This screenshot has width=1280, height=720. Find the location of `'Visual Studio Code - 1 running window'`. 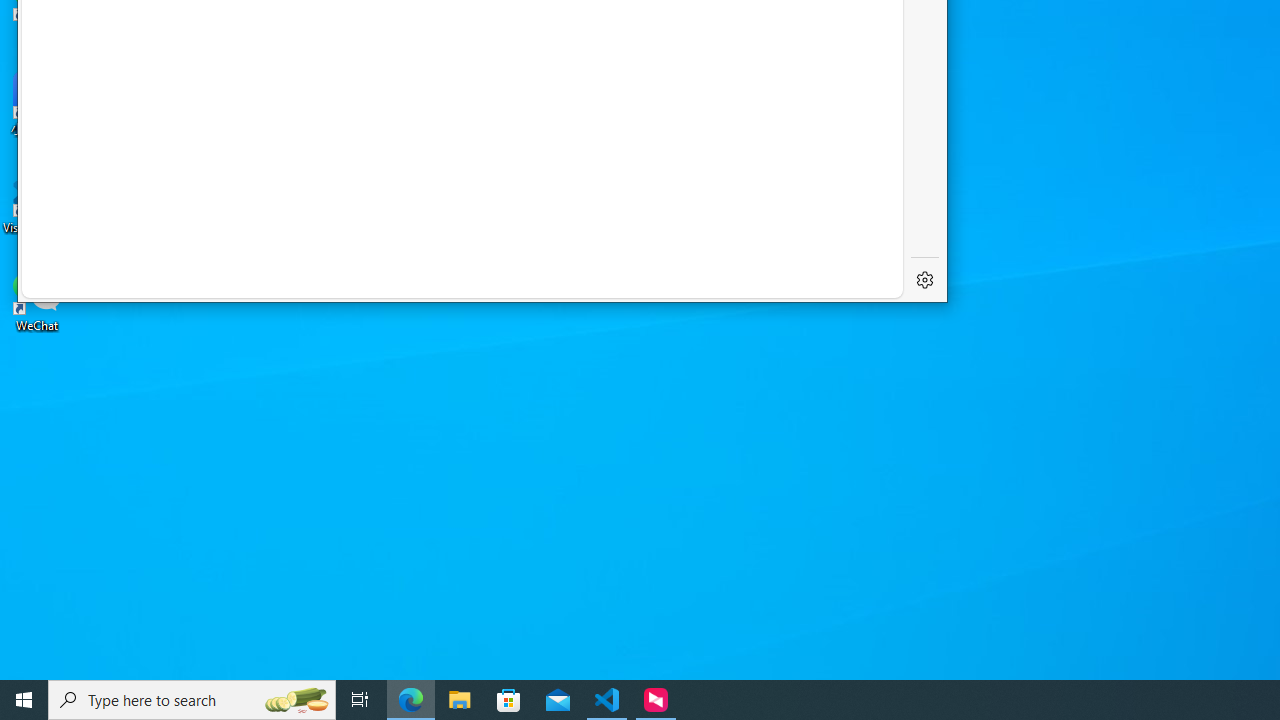

'Visual Studio Code - 1 running window' is located at coordinates (606, 698).